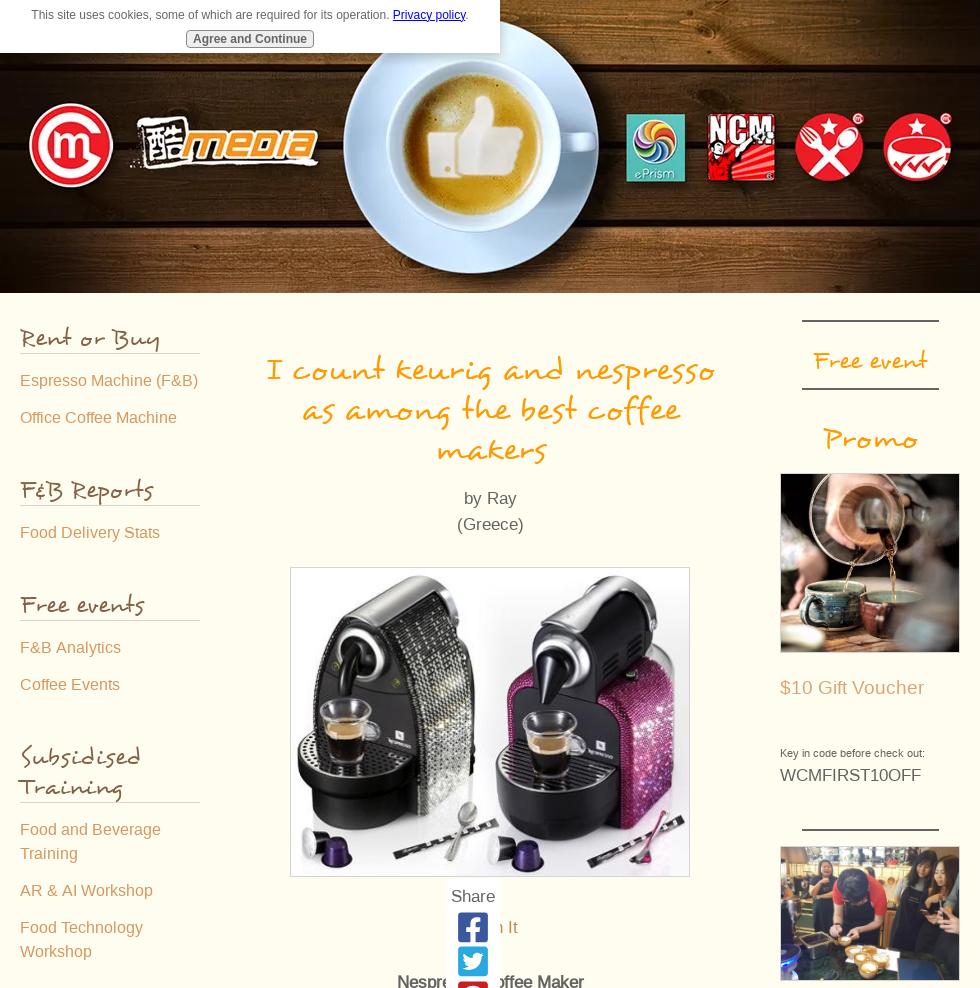 The width and height of the screenshot is (980, 988). What do you see at coordinates (80, 771) in the screenshot?
I see `'Subsidised Training'` at bounding box center [80, 771].